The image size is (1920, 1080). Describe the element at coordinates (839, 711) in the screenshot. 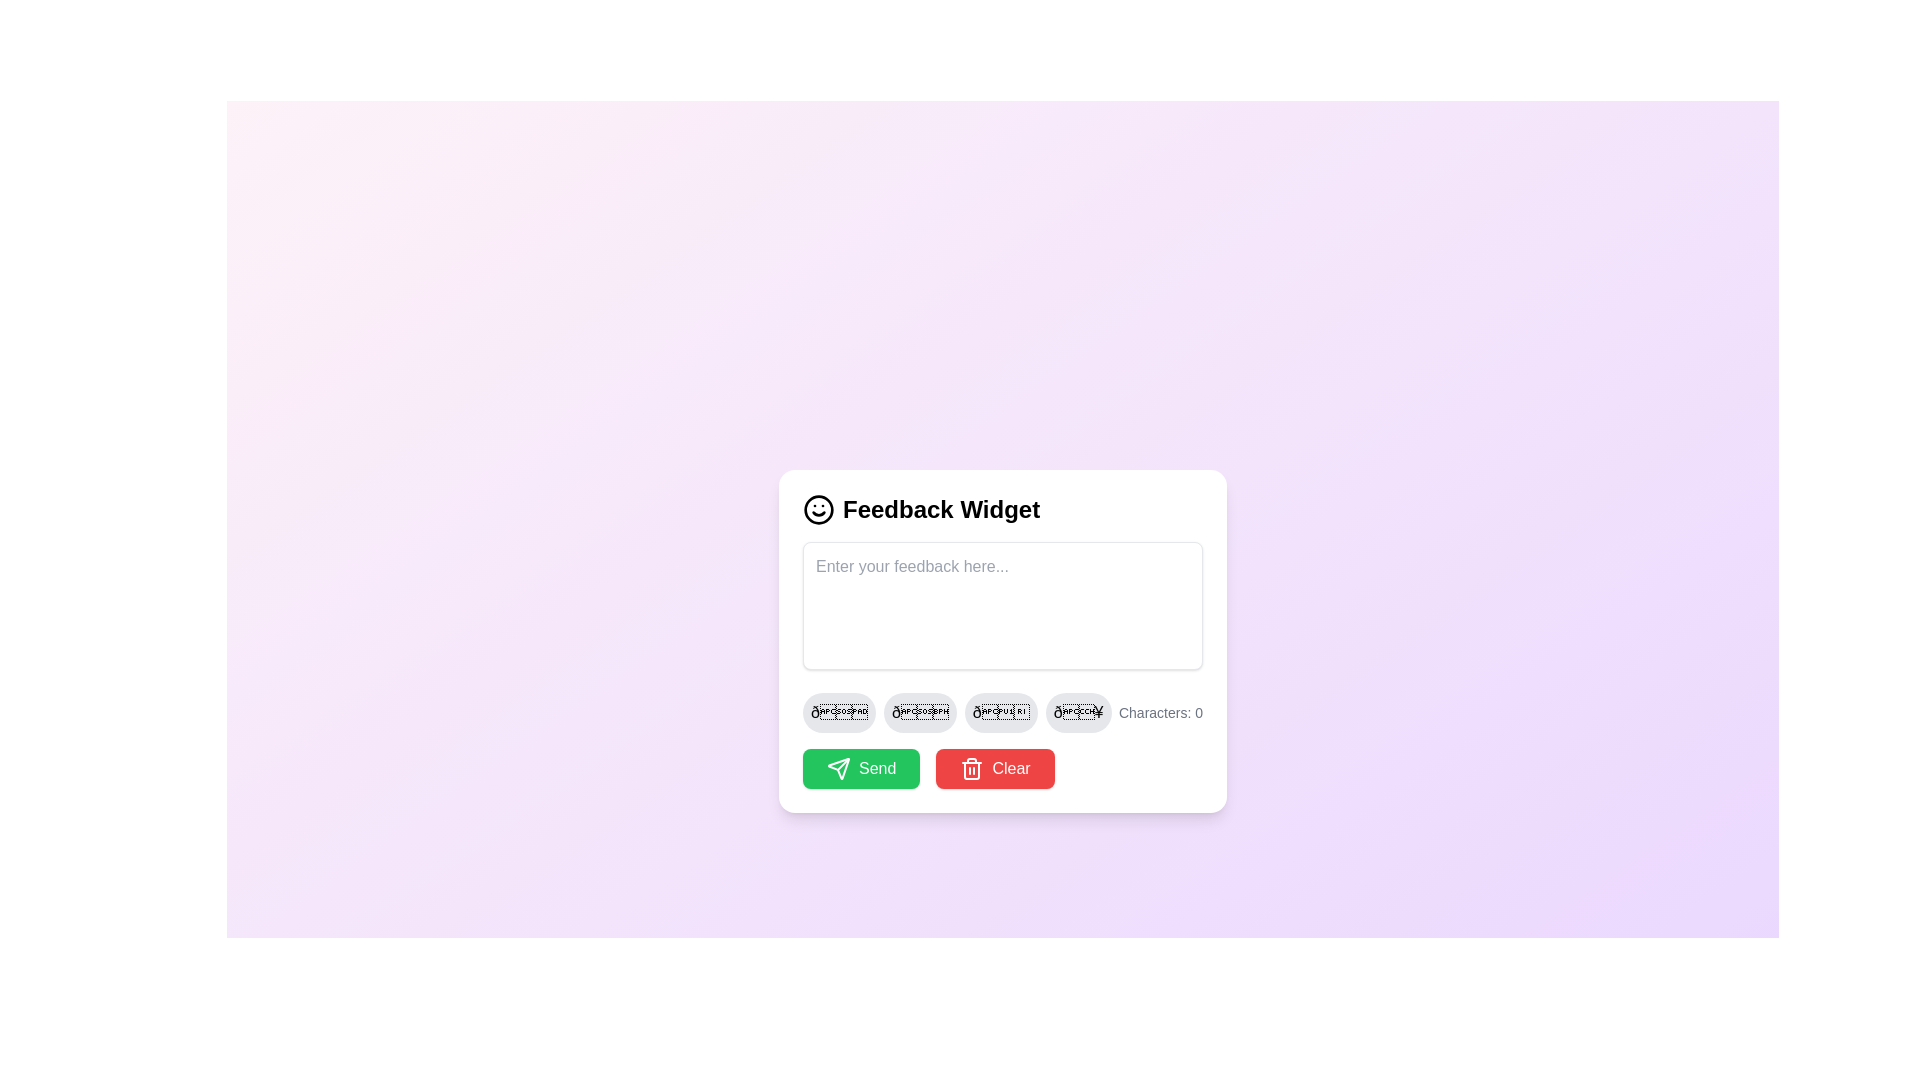

I see `the gray rounded button with an emoji, which is the first button among four horizontally aligned buttons below the text input area in the feedback widget` at that location.